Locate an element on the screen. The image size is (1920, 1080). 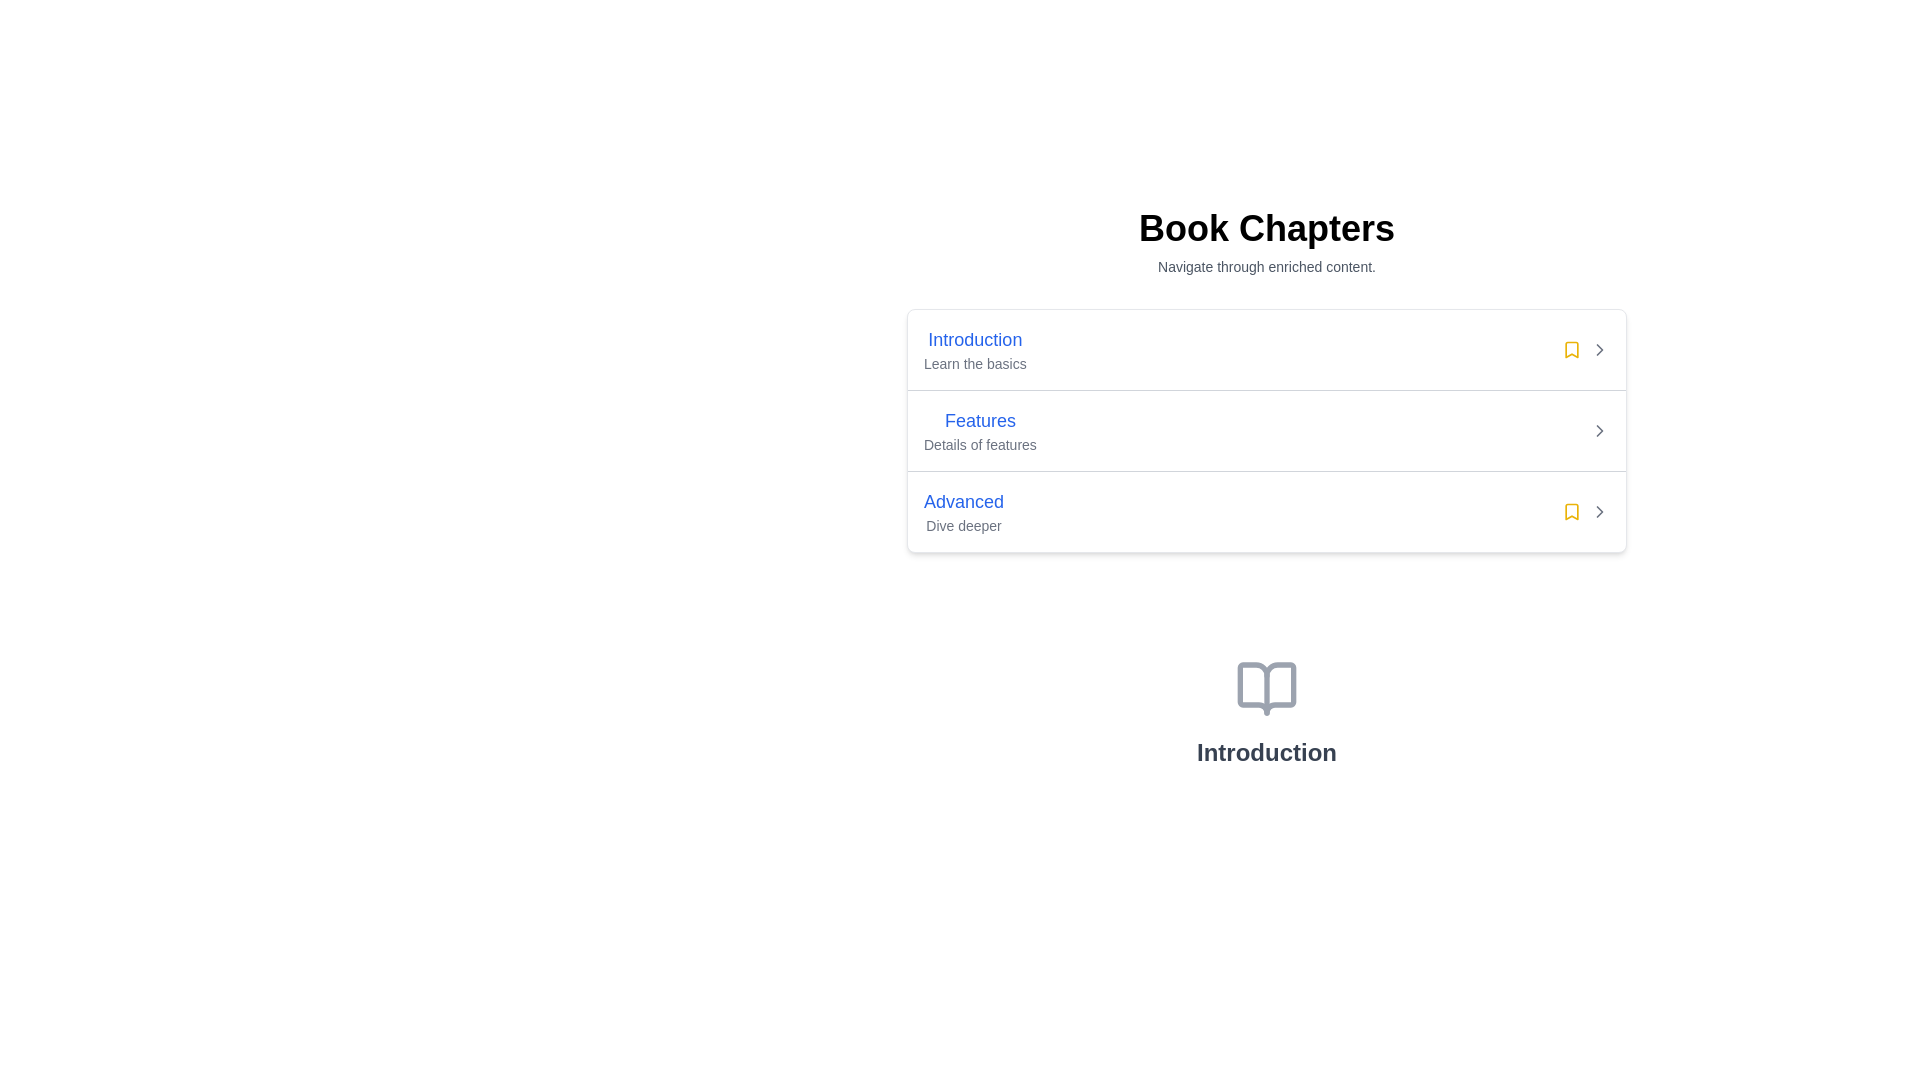
the small right-facing gray arrow icon in the 'Features' section of the 'Book Chapters' list is located at coordinates (1598, 430).